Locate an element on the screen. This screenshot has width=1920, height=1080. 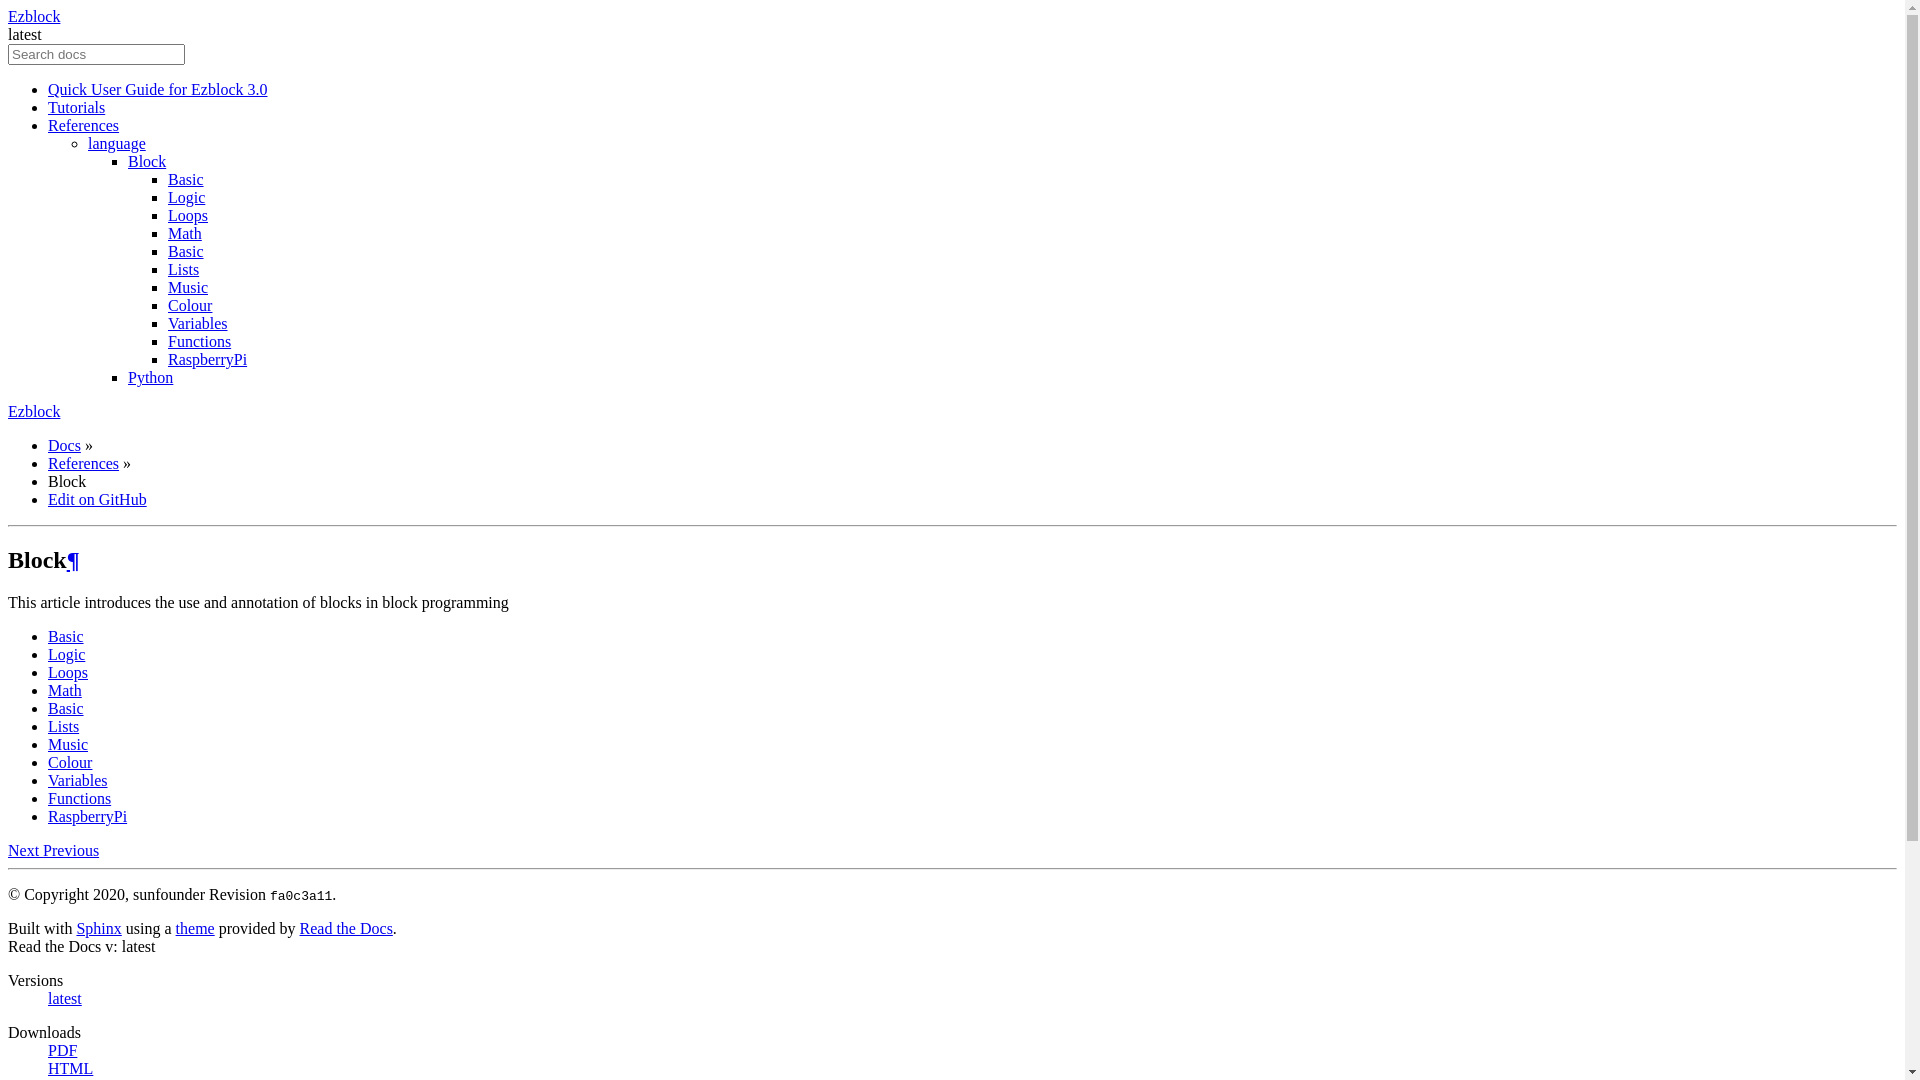
'RaspberryPi' is located at coordinates (207, 358).